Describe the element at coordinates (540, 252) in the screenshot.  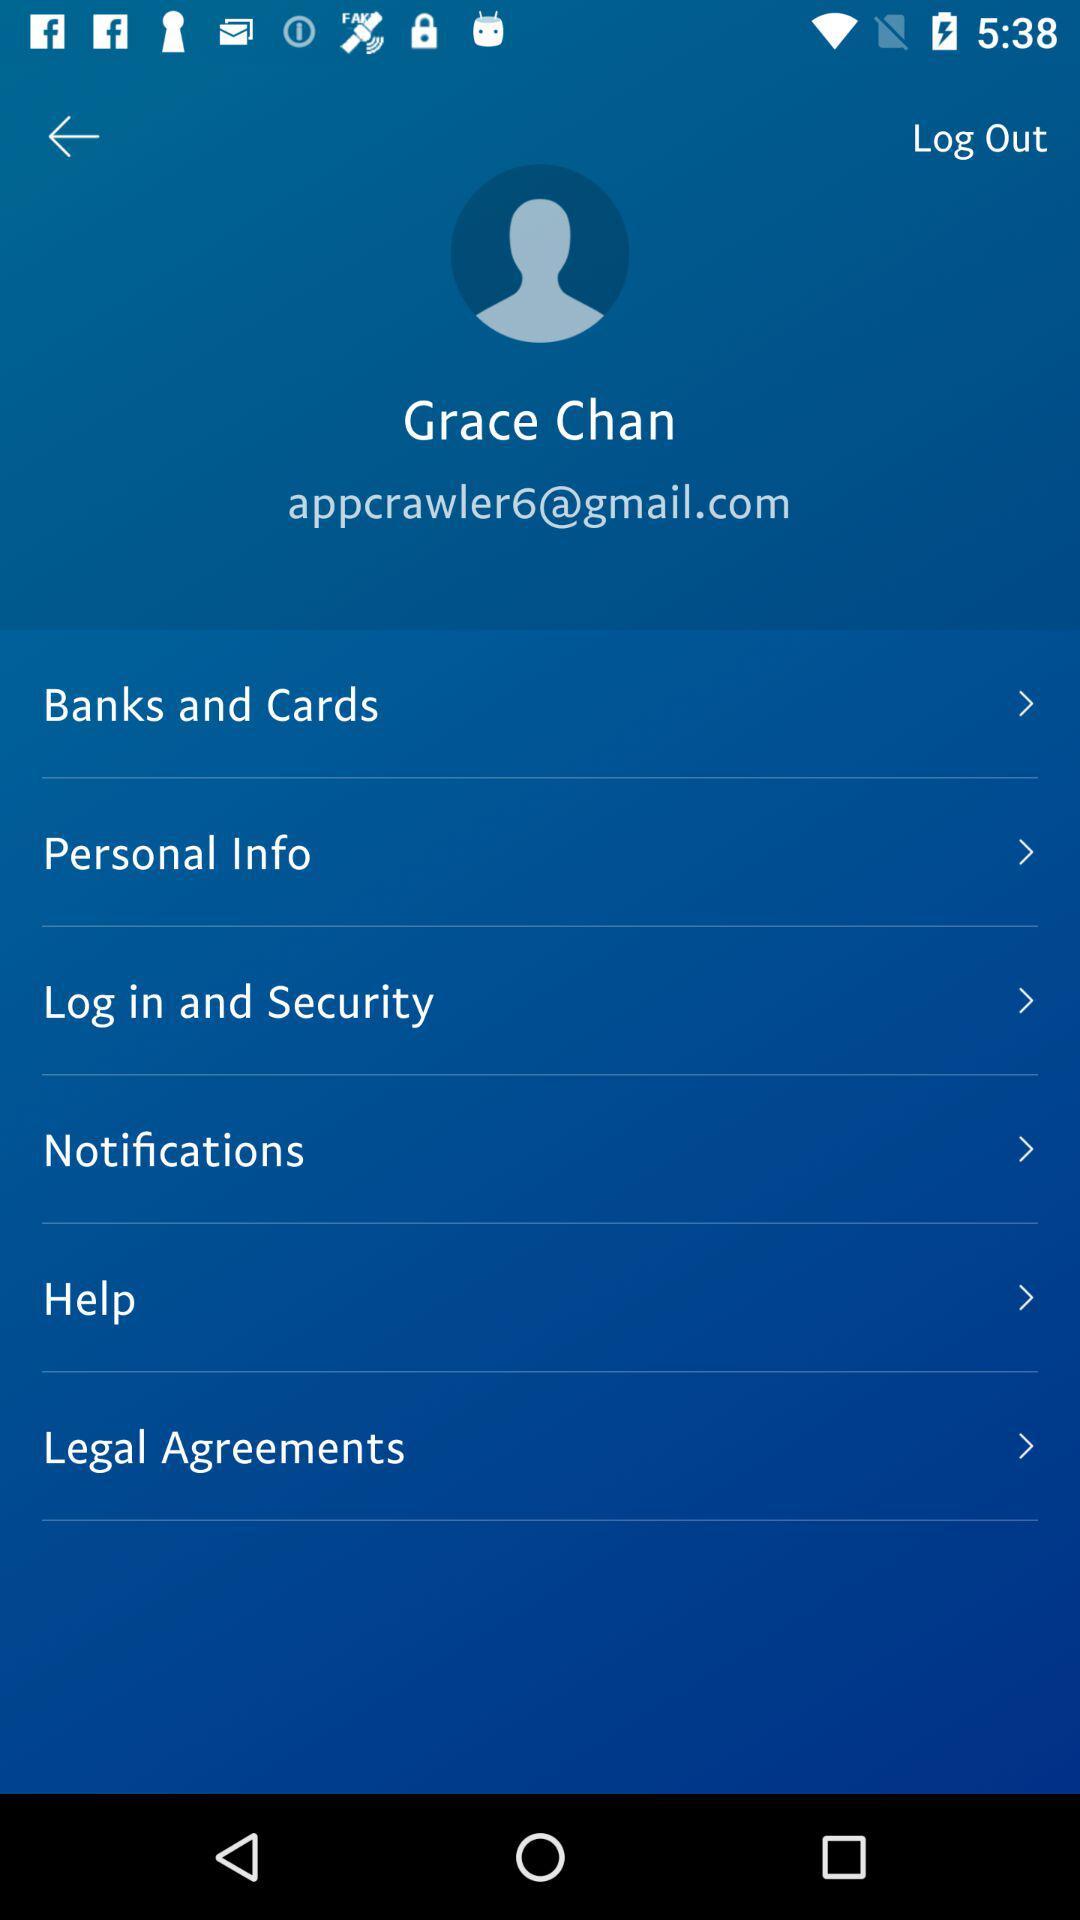
I see `item next to the log out item` at that location.